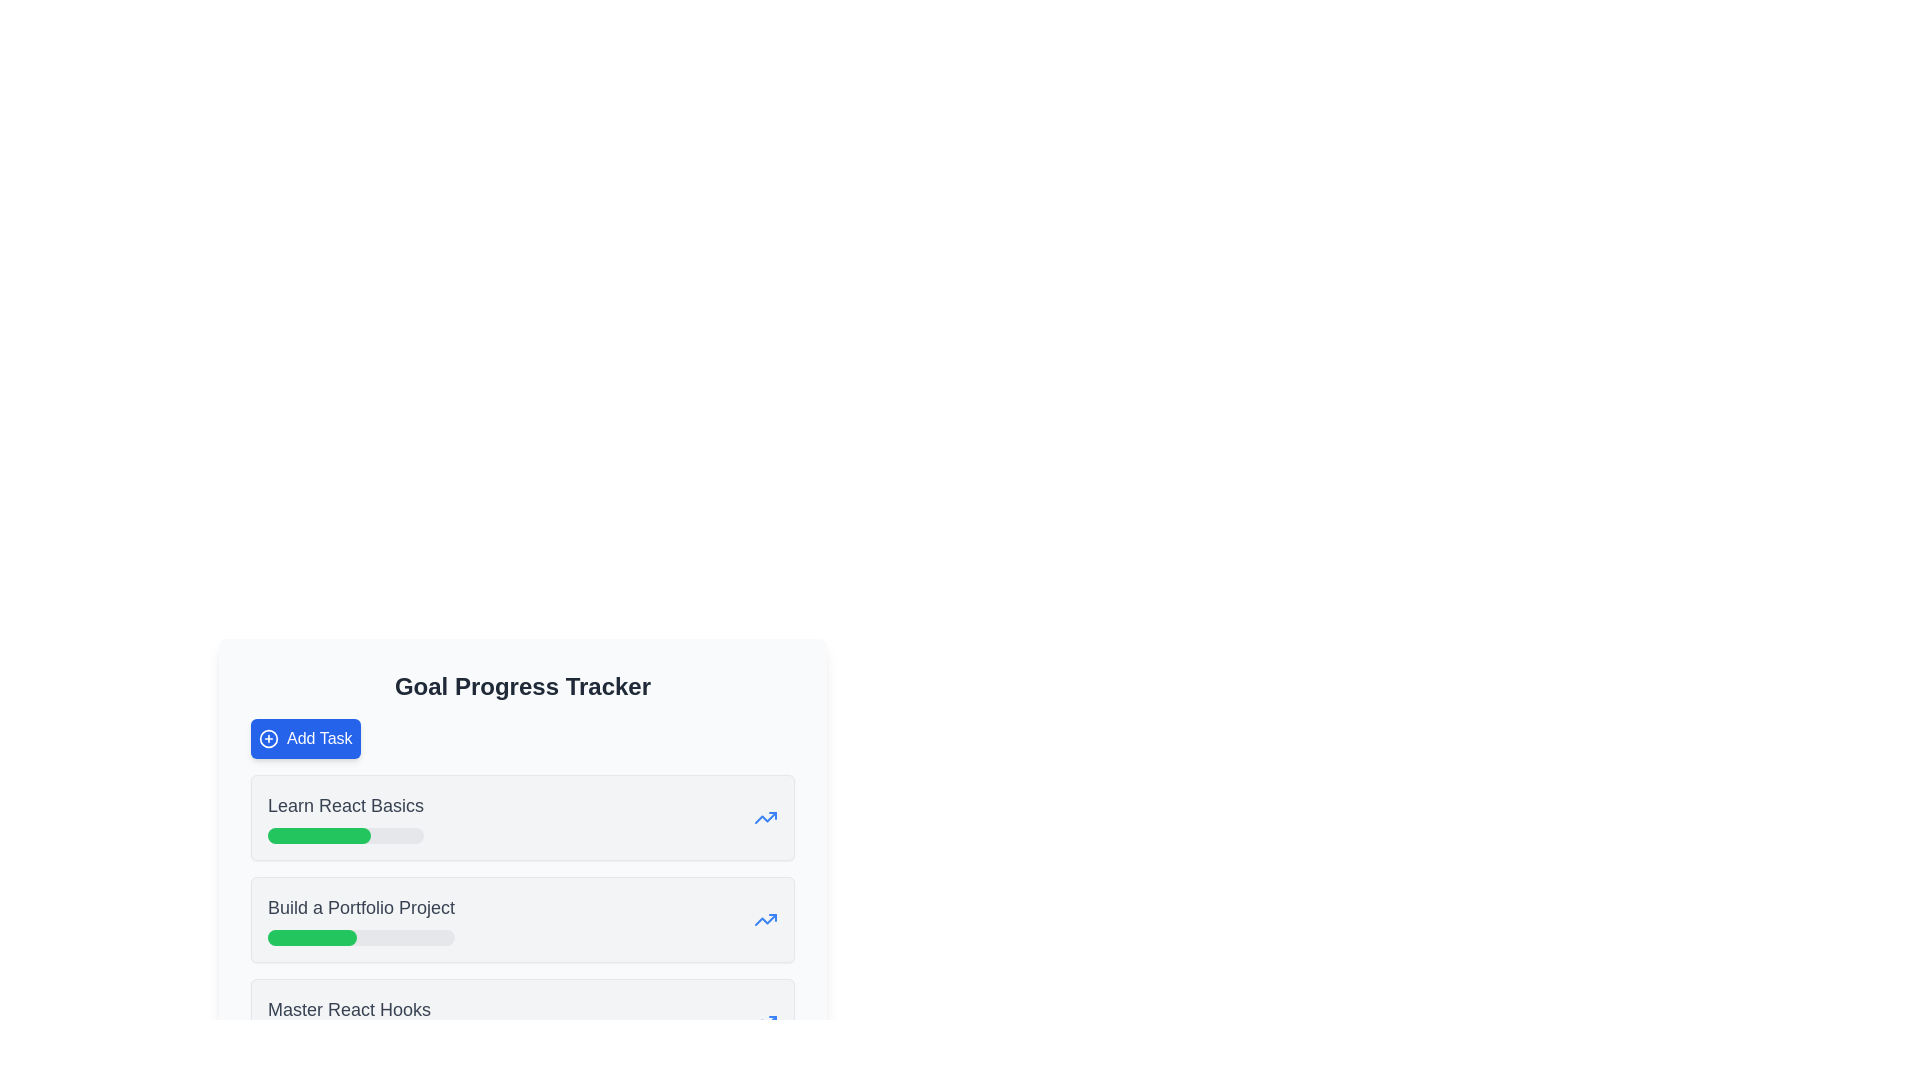 The image size is (1920, 1080). Describe the element at coordinates (304, 739) in the screenshot. I see `the 'Add Task' button, which is a rectangular button with rounded corners, a blue background, and white text displaying 'Add Task', located in the top-left section of the 'Goal Progress Tracker' panel` at that location.